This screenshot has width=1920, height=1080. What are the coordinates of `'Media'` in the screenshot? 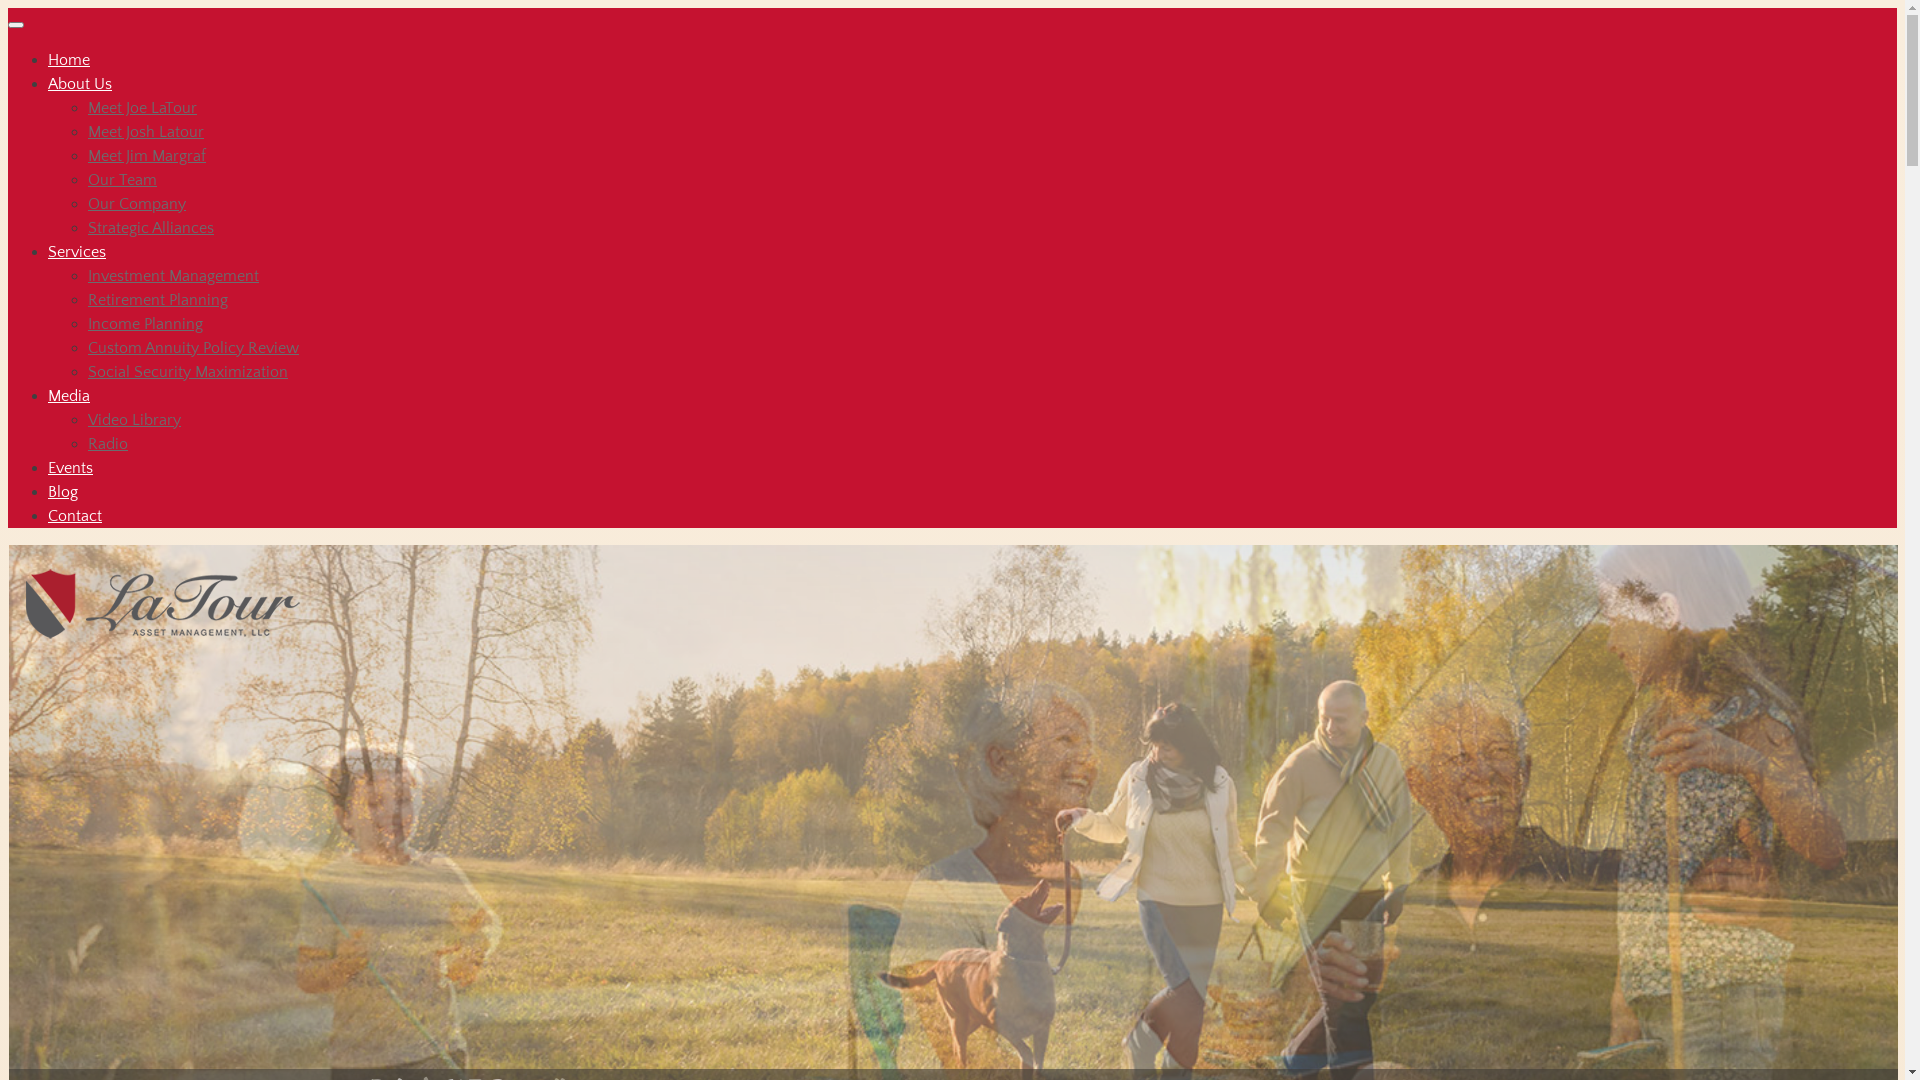 It's located at (68, 396).